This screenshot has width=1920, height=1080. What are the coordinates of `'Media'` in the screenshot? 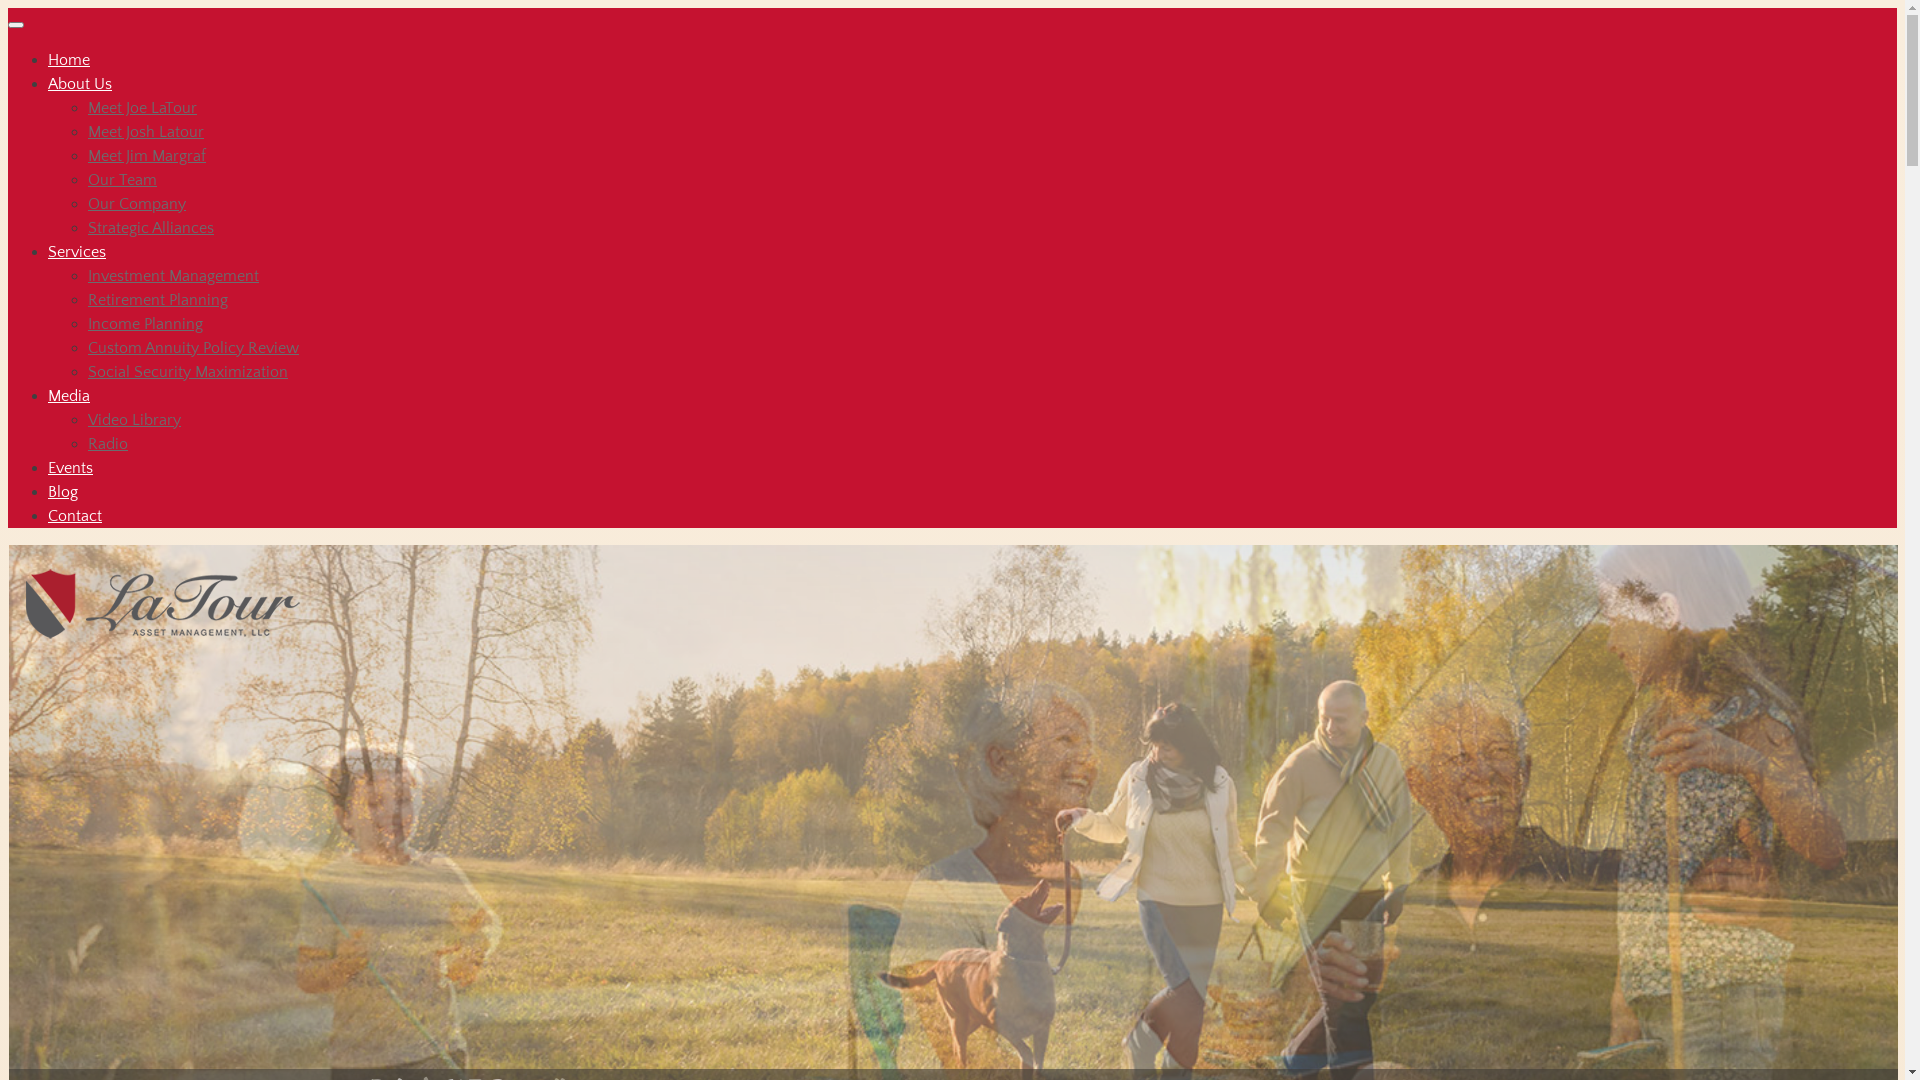 It's located at (68, 396).